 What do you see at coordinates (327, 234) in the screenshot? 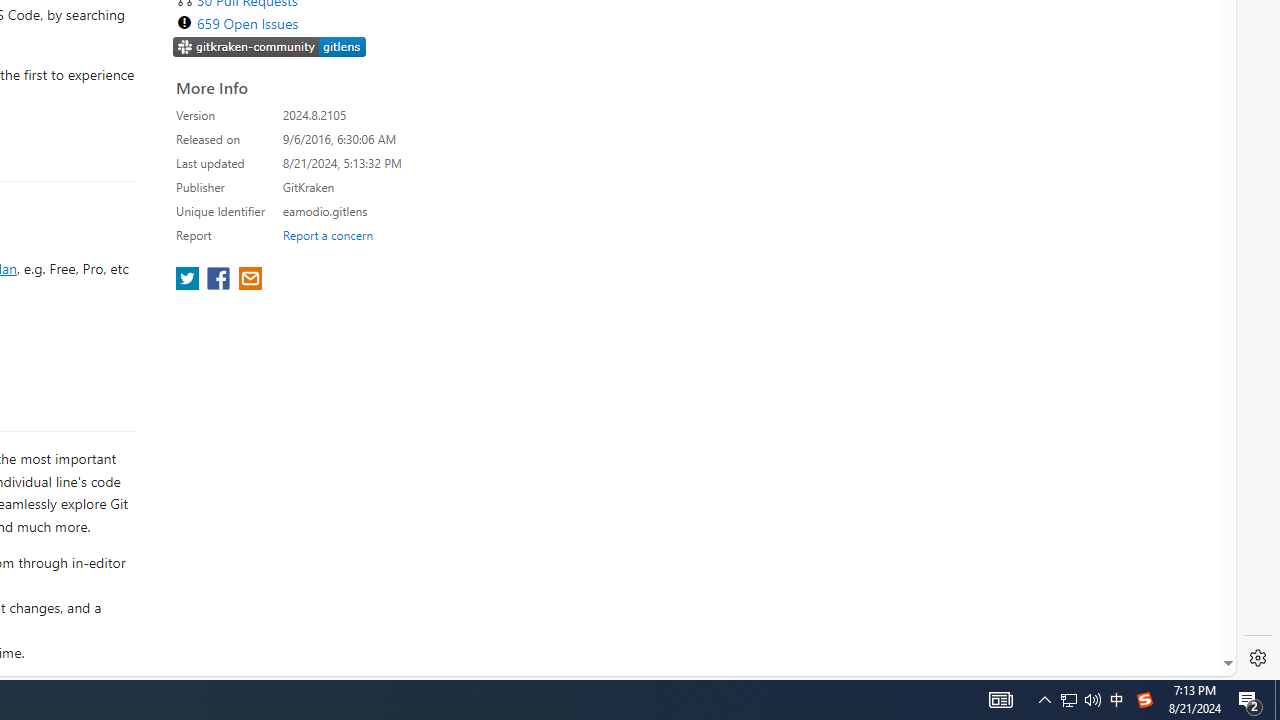
I see `'Report a concern'` at bounding box center [327, 234].